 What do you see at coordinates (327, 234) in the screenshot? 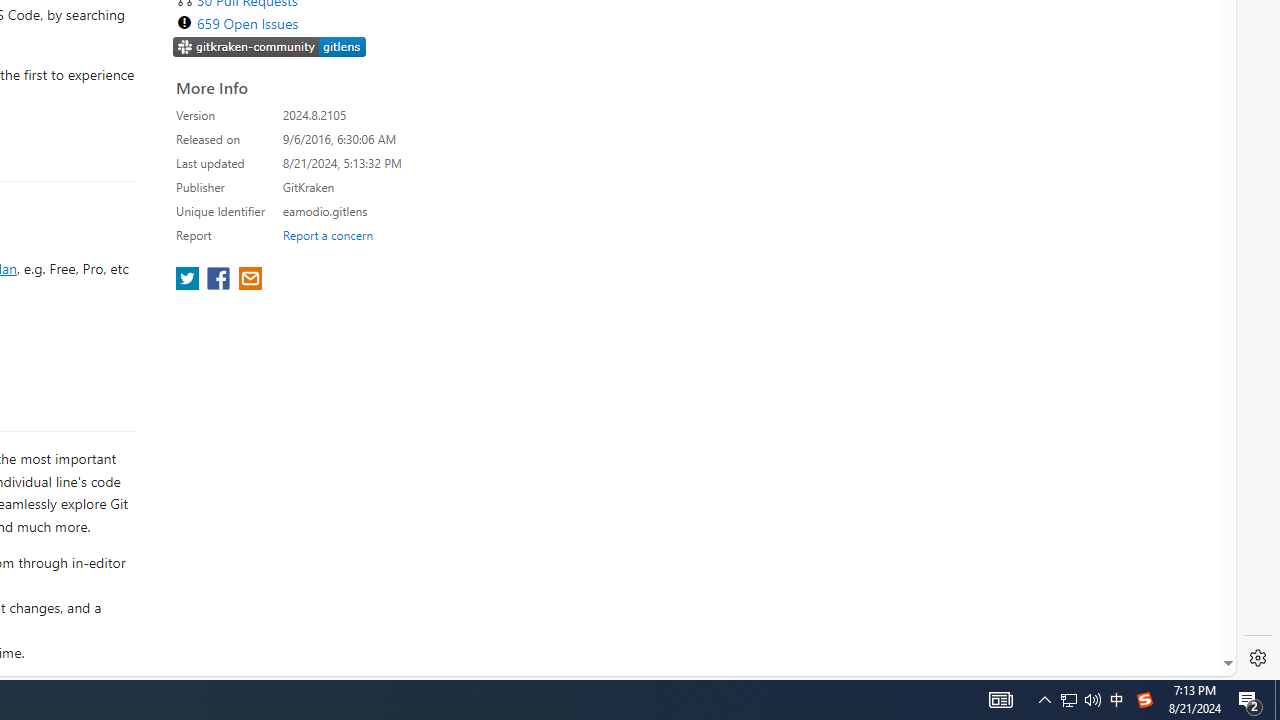
I see `'Report a concern'` at bounding box center [327, 234].